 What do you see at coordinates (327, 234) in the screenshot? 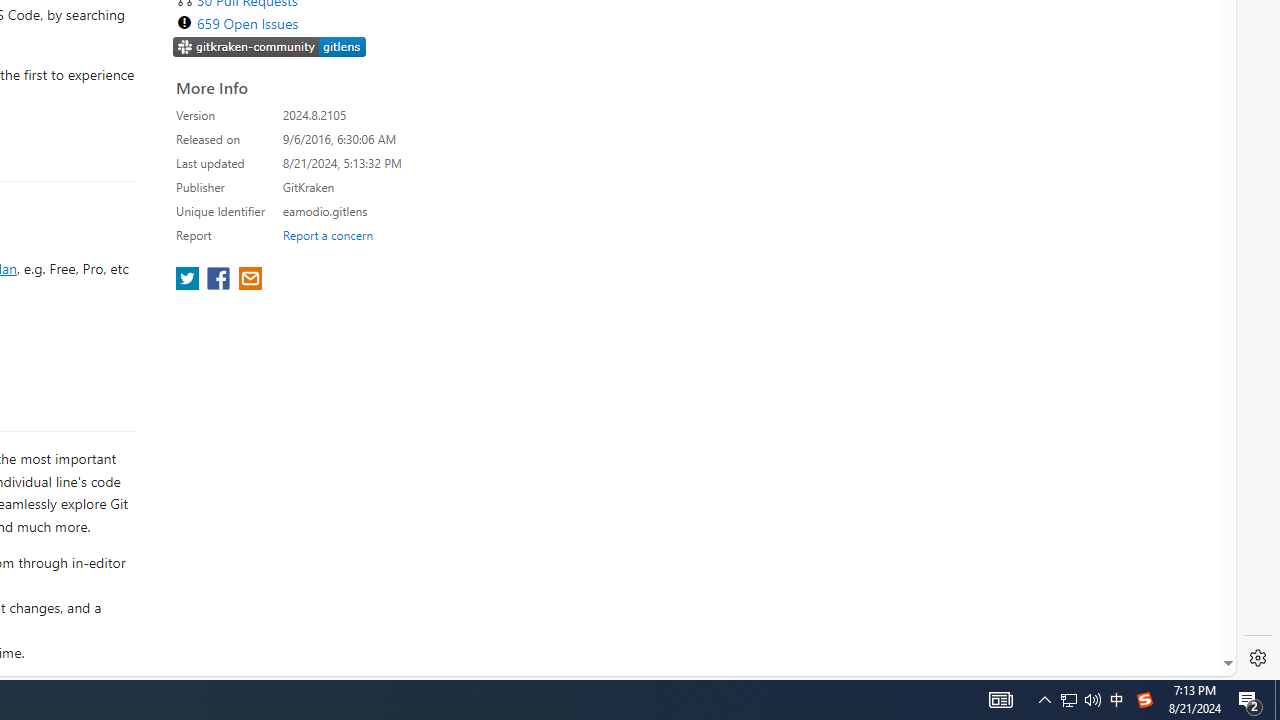
I see `'Report a concern'` at bounding box center [327, 234].